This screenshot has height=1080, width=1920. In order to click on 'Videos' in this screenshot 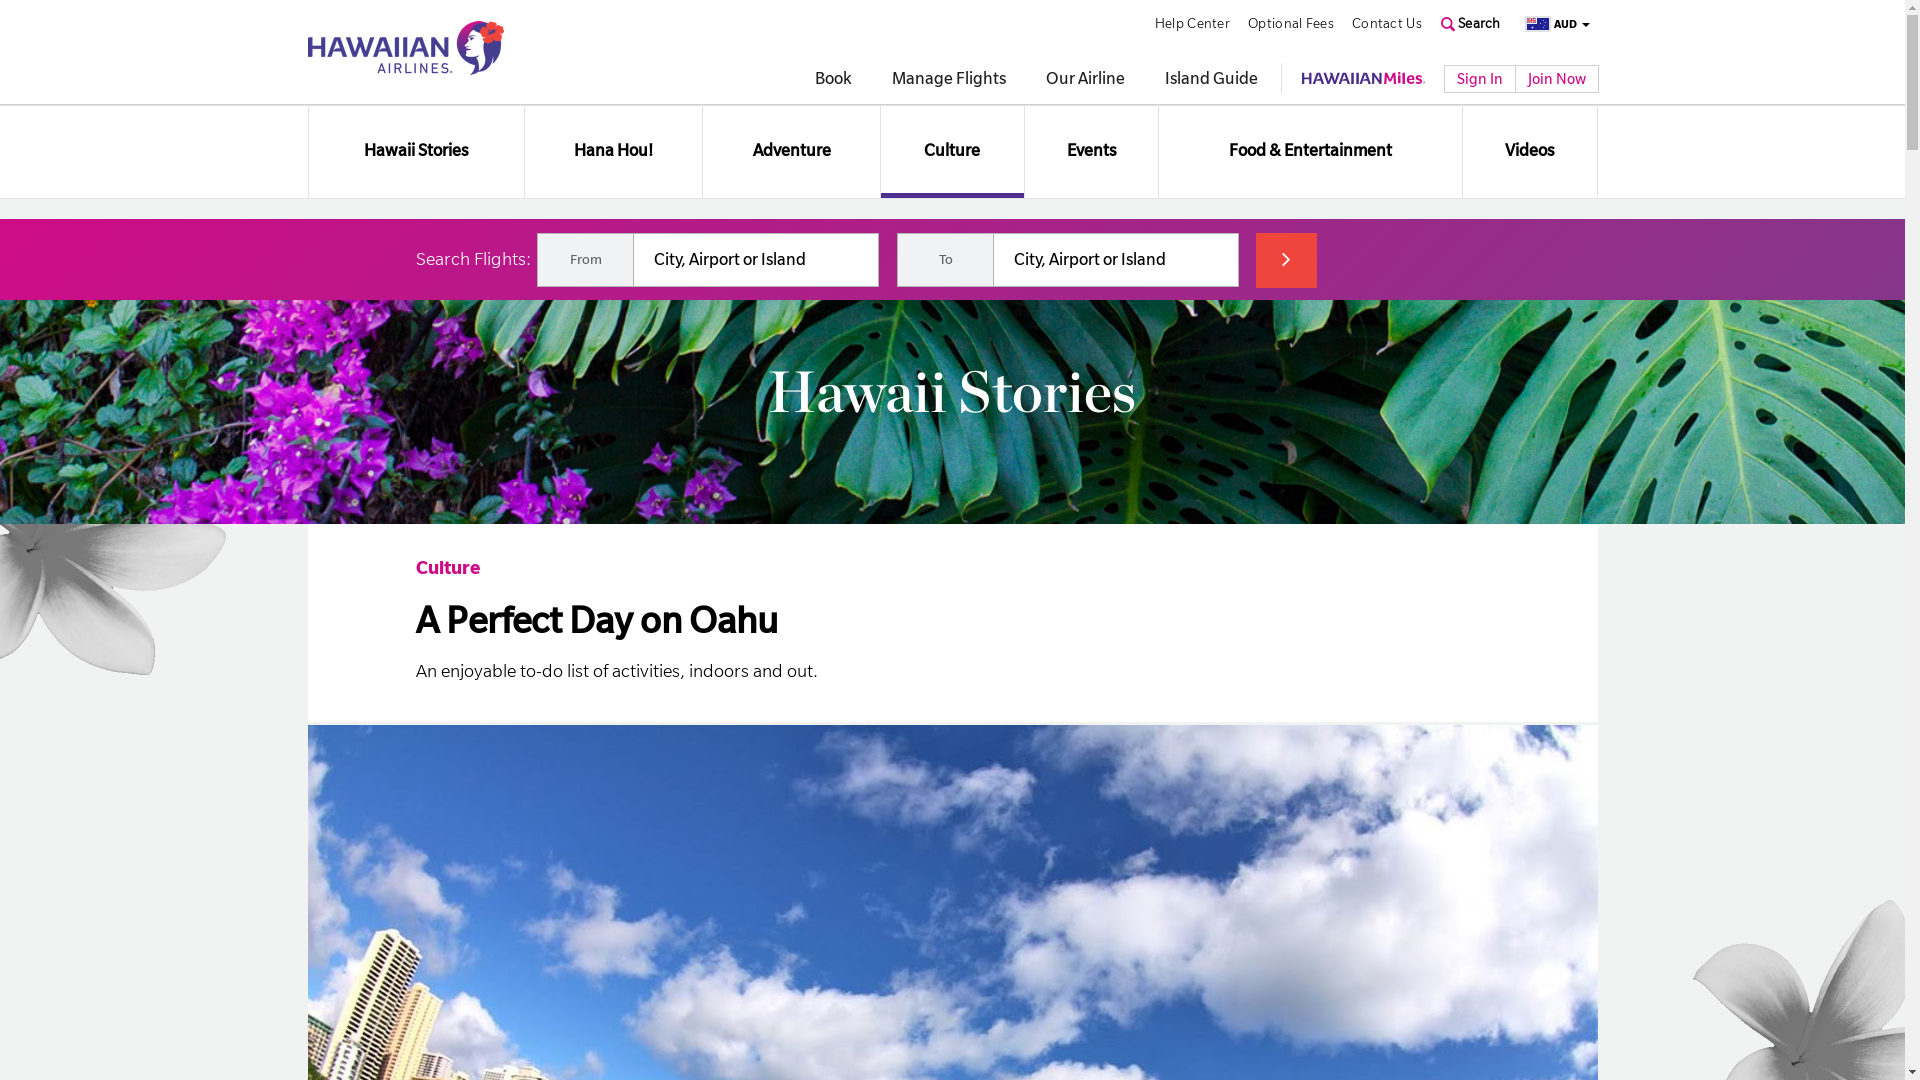, I will do `click(1528, 150)`.